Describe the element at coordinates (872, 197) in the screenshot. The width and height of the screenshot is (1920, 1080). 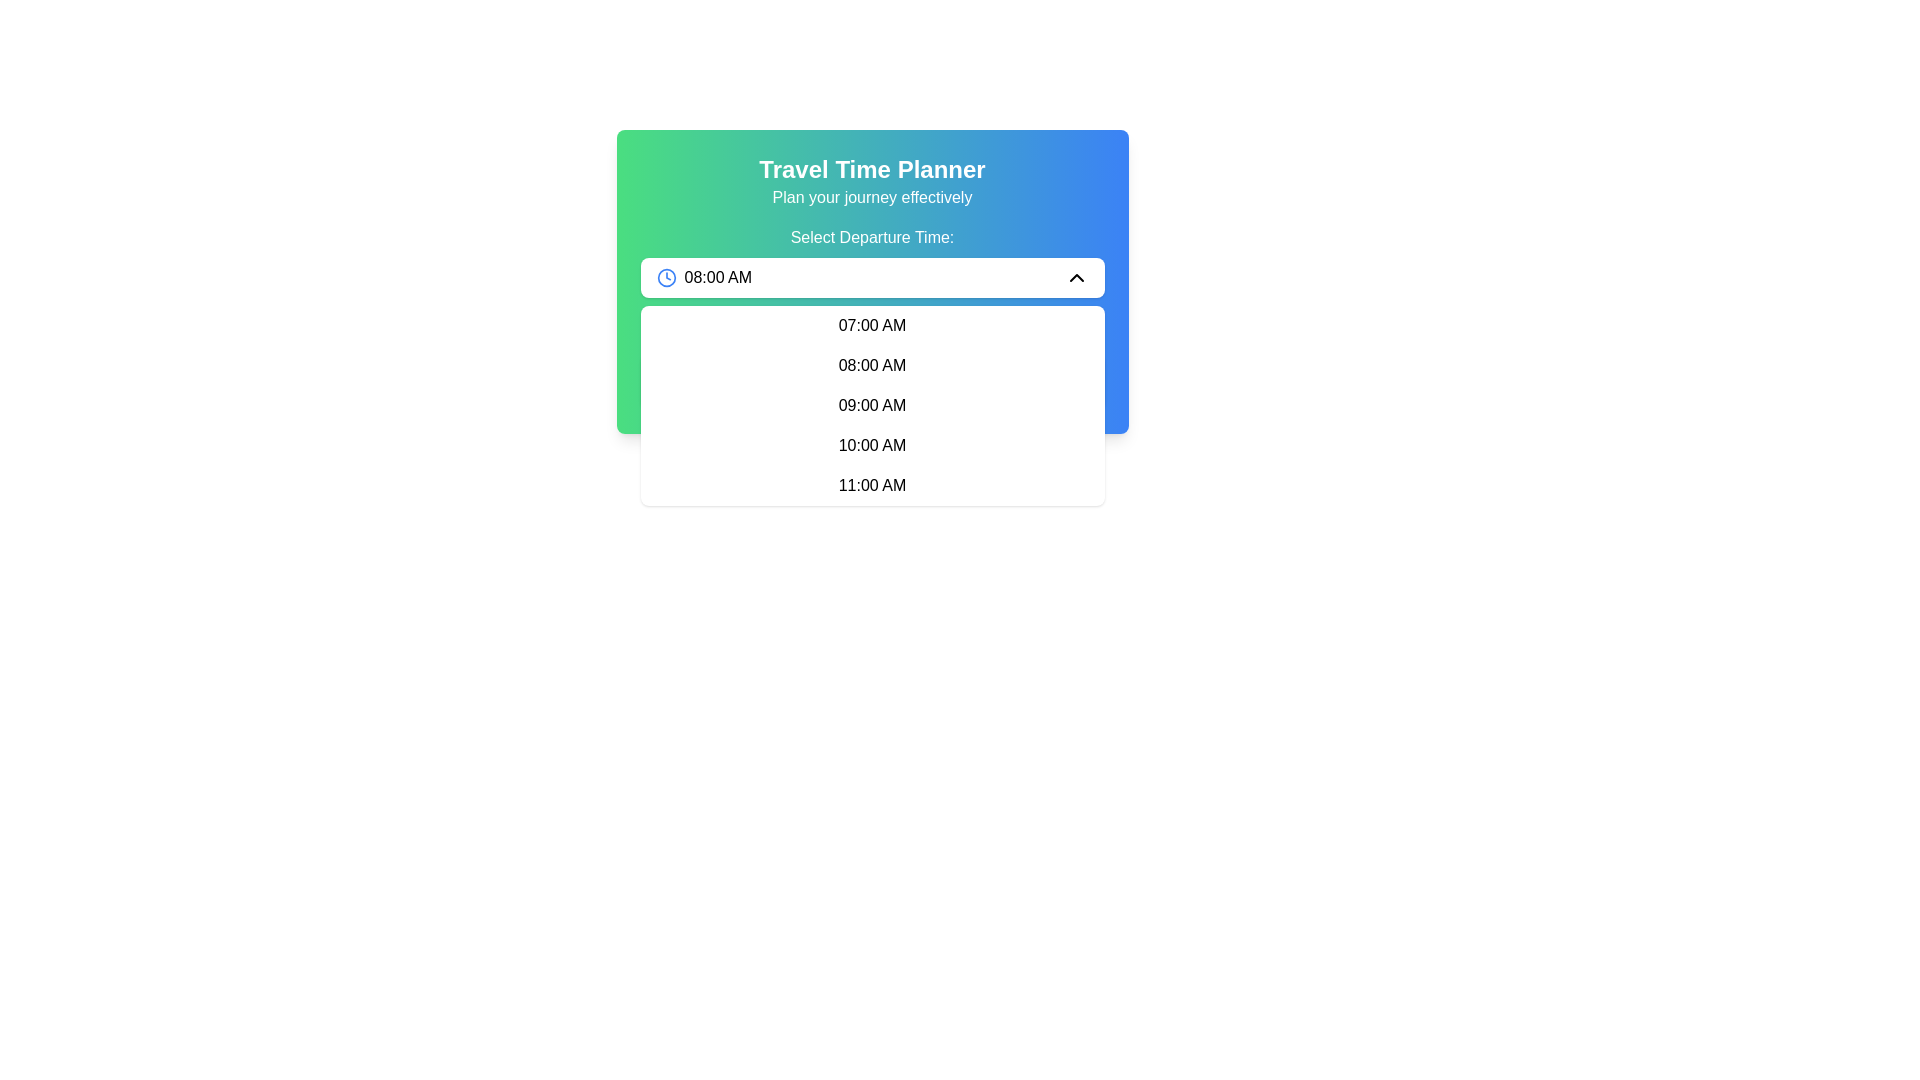
I see `the descriptive subheading or tagline text label located directly beneath the title 'Travel Time Planner'` at that location.